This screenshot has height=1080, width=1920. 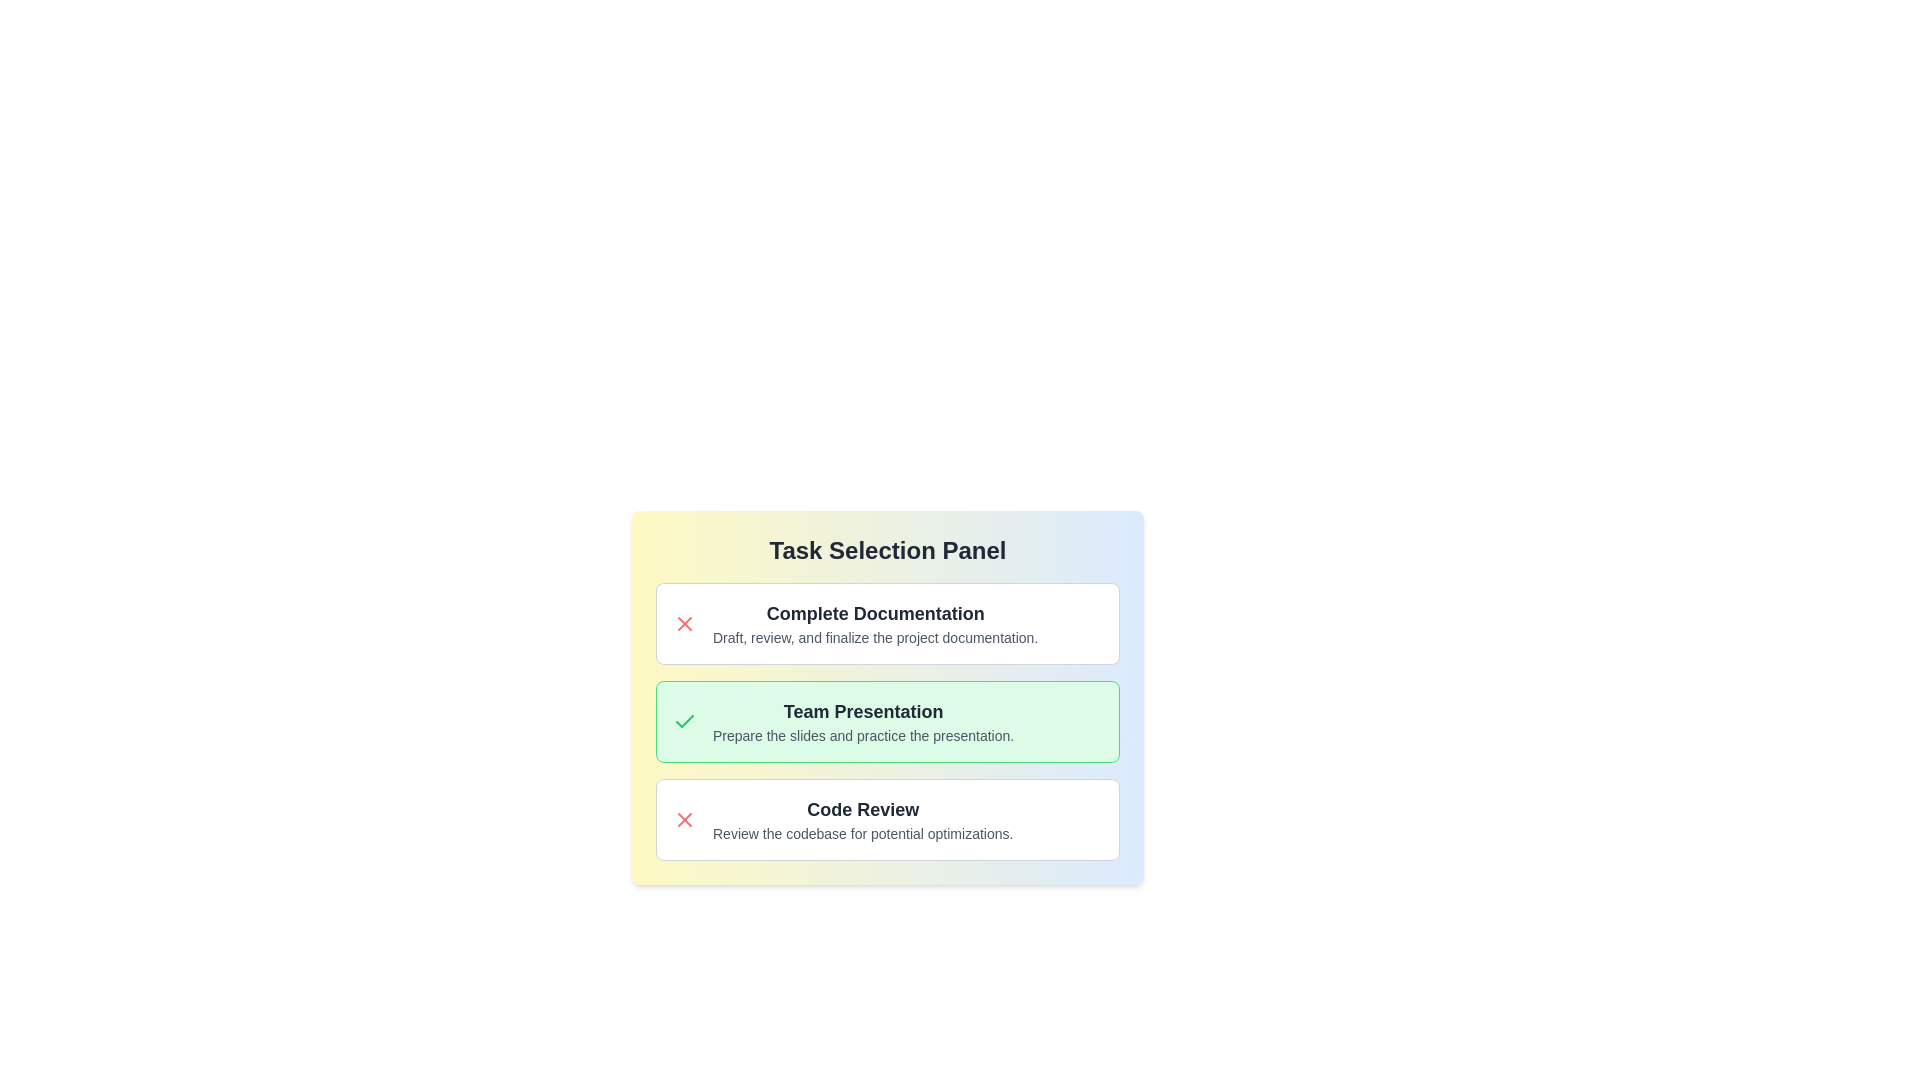 I want to click on the 'Team Presentation' task in the Task Selection Panel, so click(x=887, y=721).